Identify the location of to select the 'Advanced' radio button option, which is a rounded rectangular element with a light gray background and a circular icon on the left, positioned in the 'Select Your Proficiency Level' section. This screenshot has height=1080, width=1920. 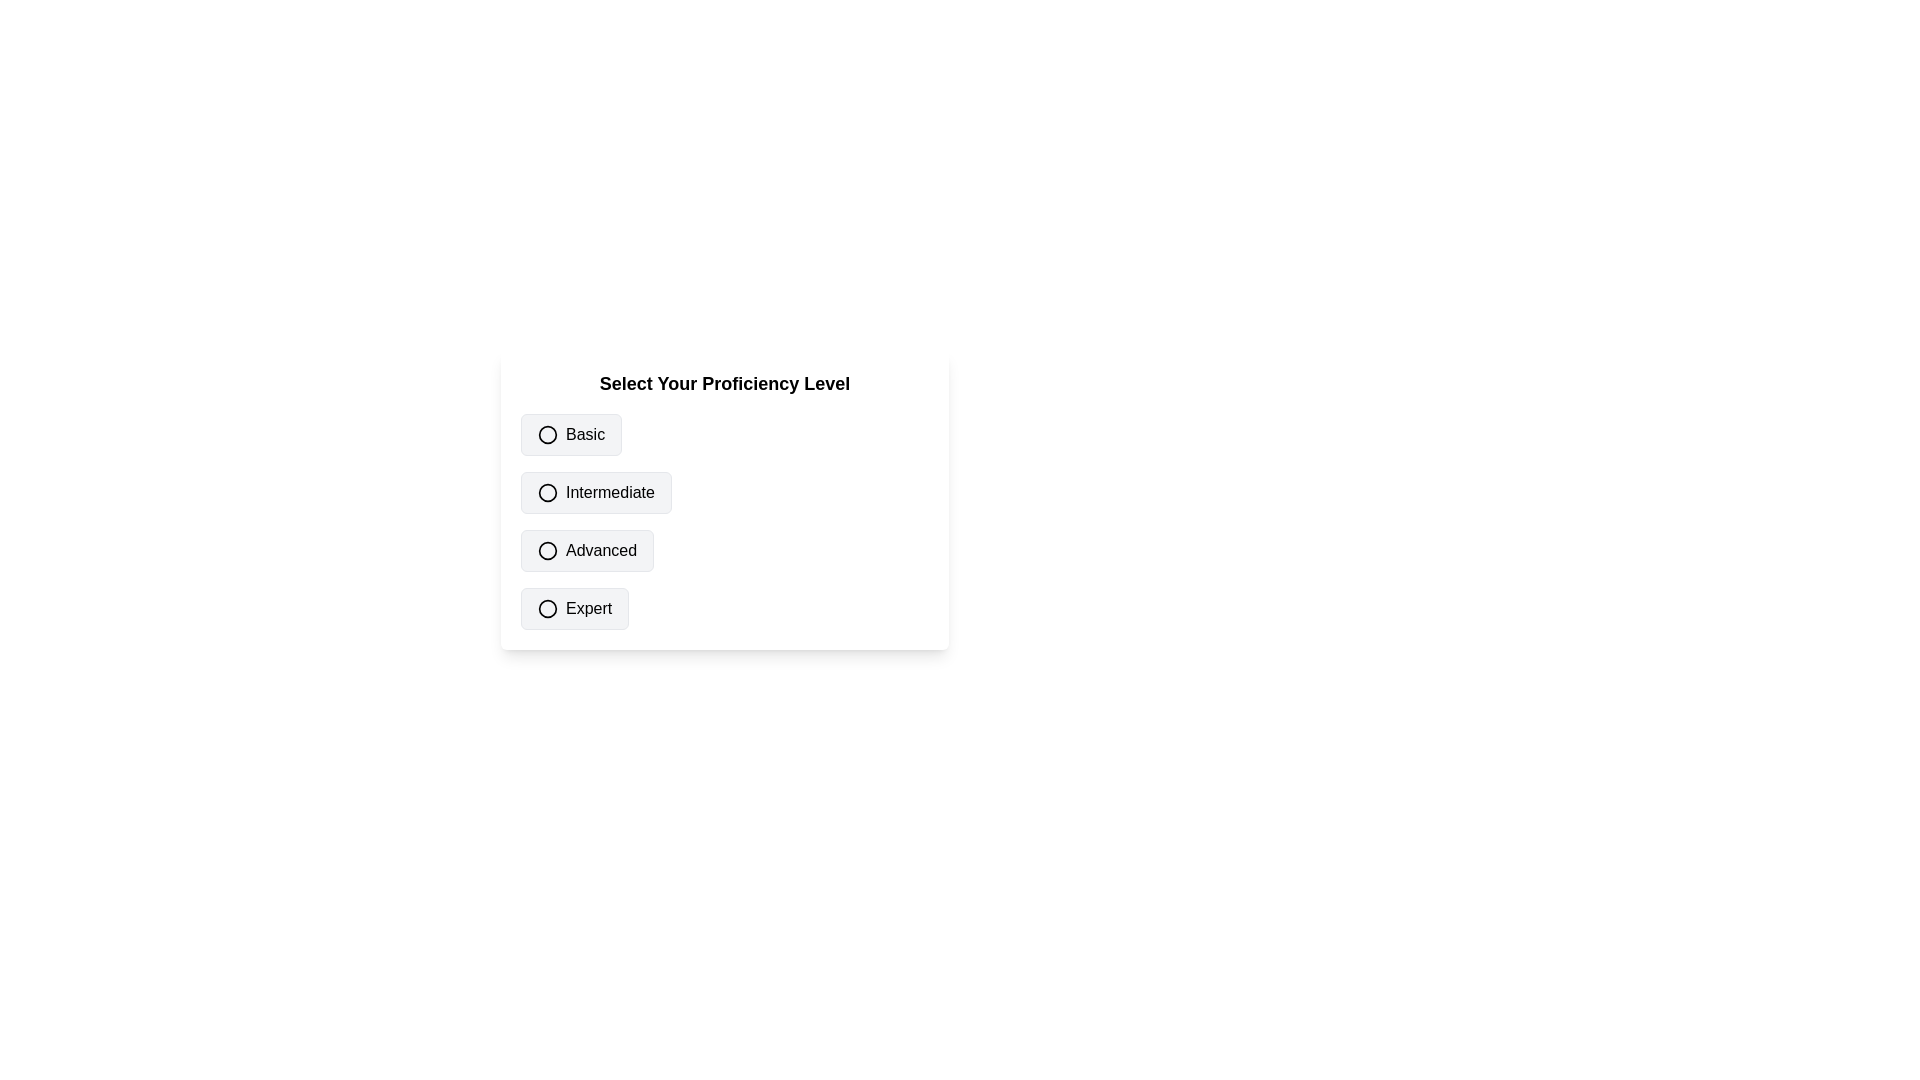
(586, 551).